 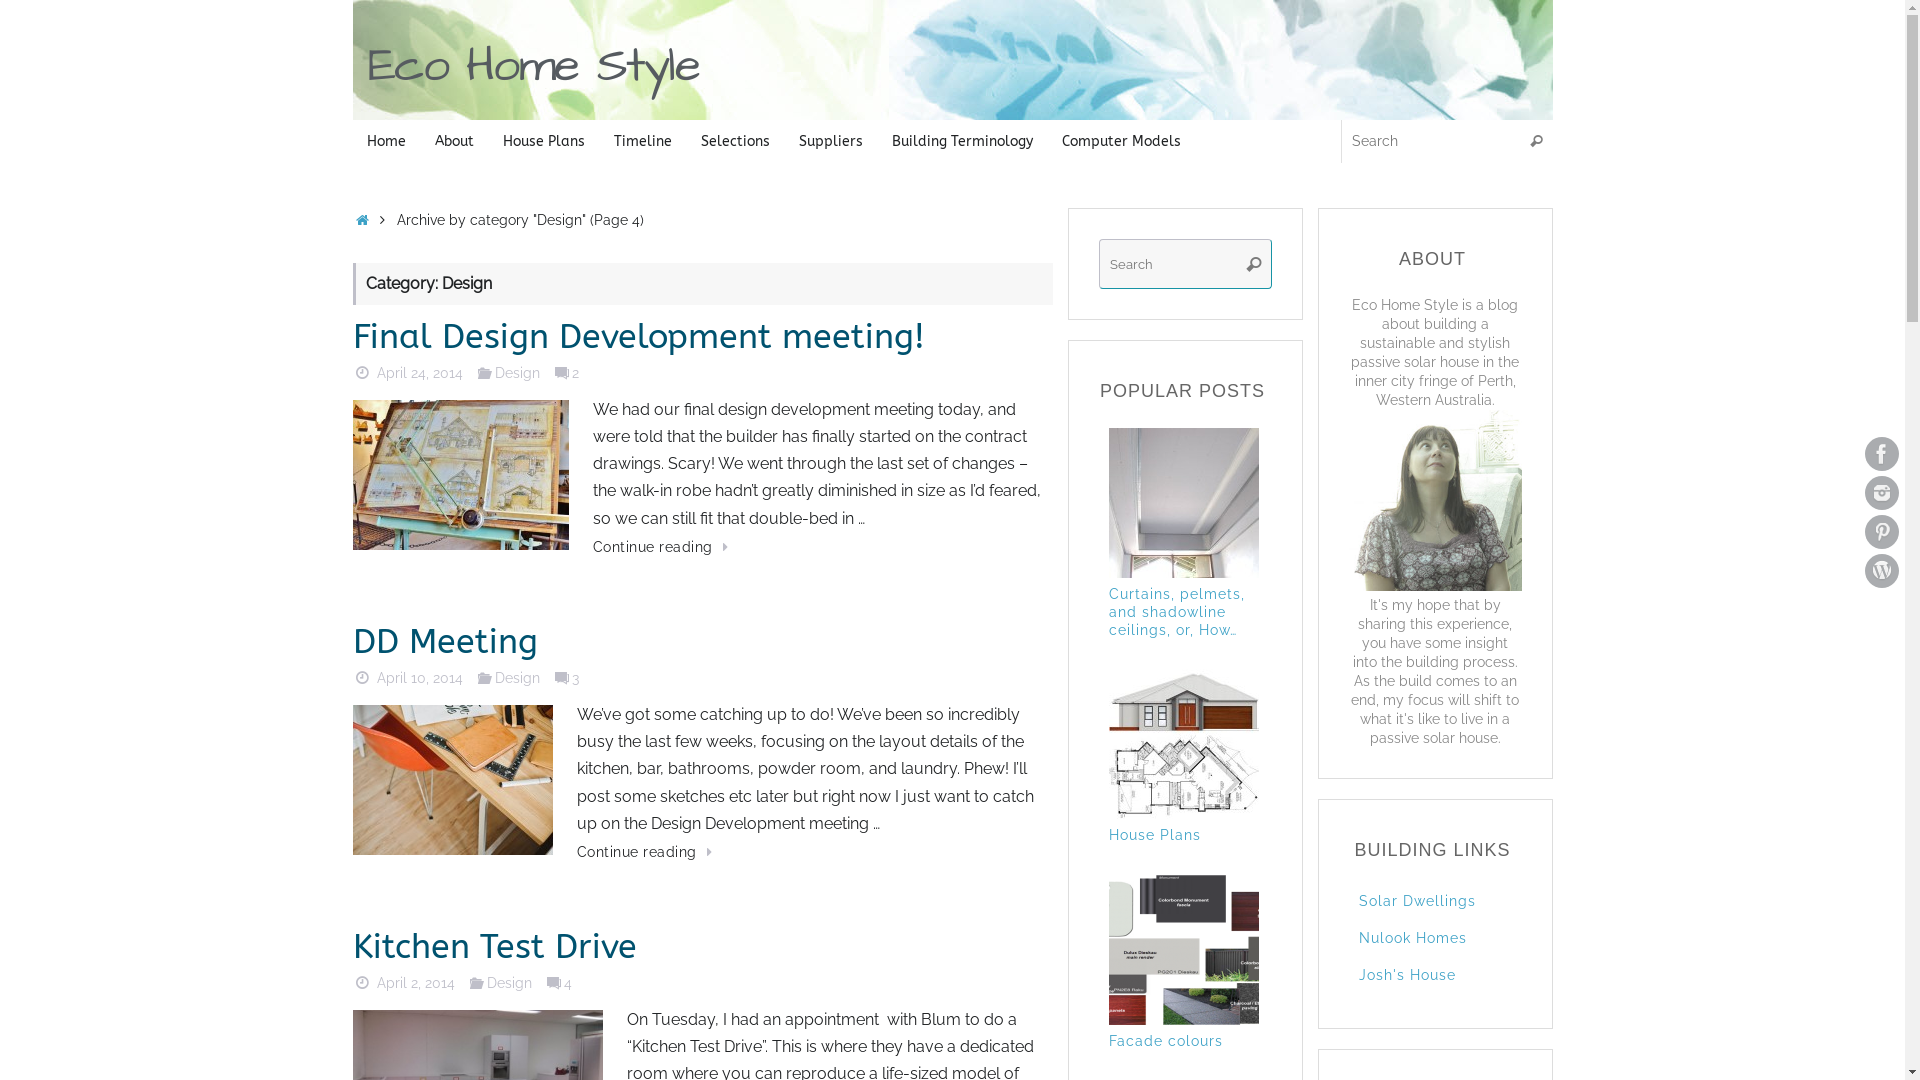 What do you see at coordinates (1410, 937) in the screenshot?
I see `'Nulook Homes'` at bounding box center [1410, 937].